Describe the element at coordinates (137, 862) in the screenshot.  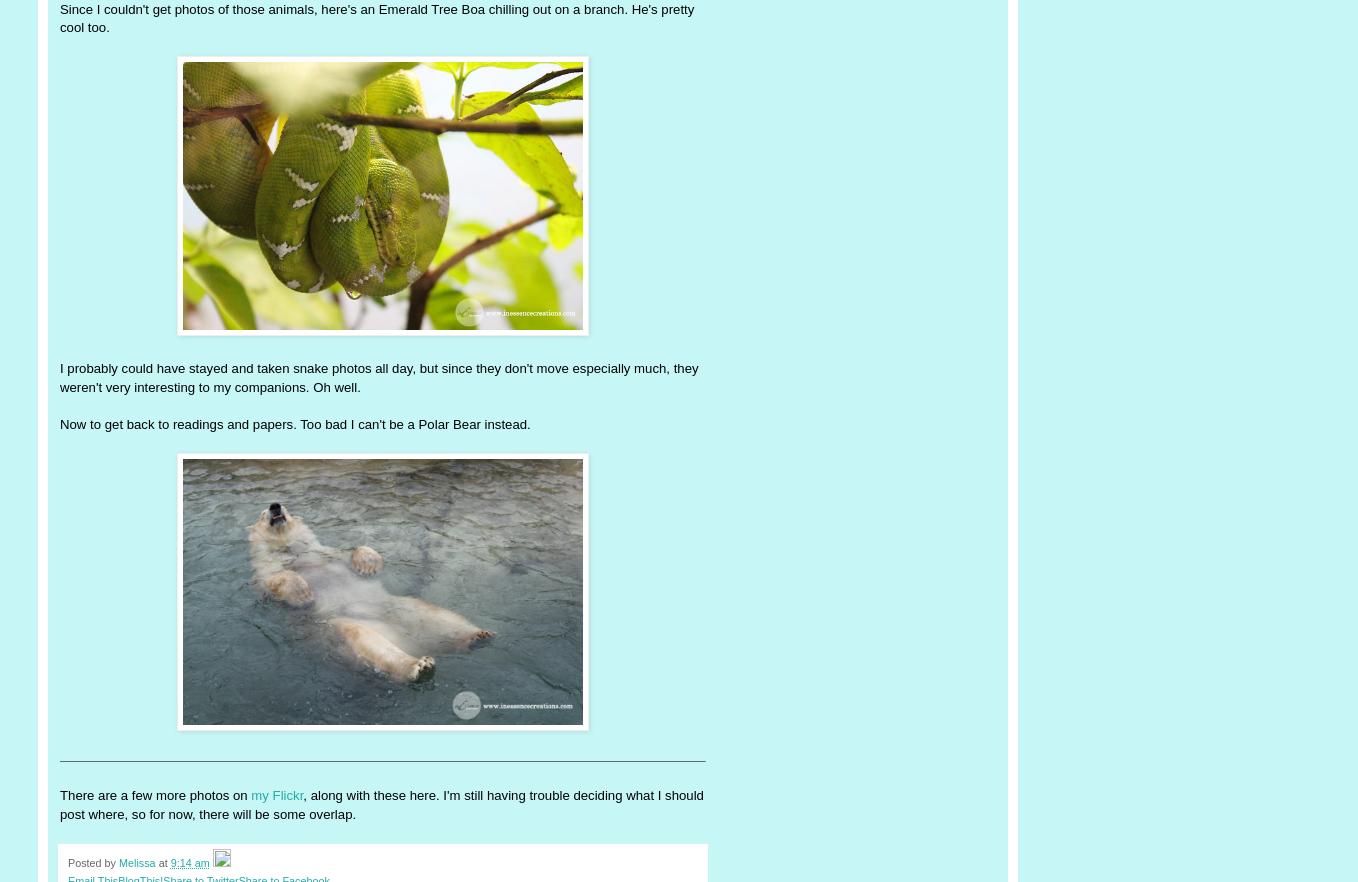
I see `'Melissa'` at that location.